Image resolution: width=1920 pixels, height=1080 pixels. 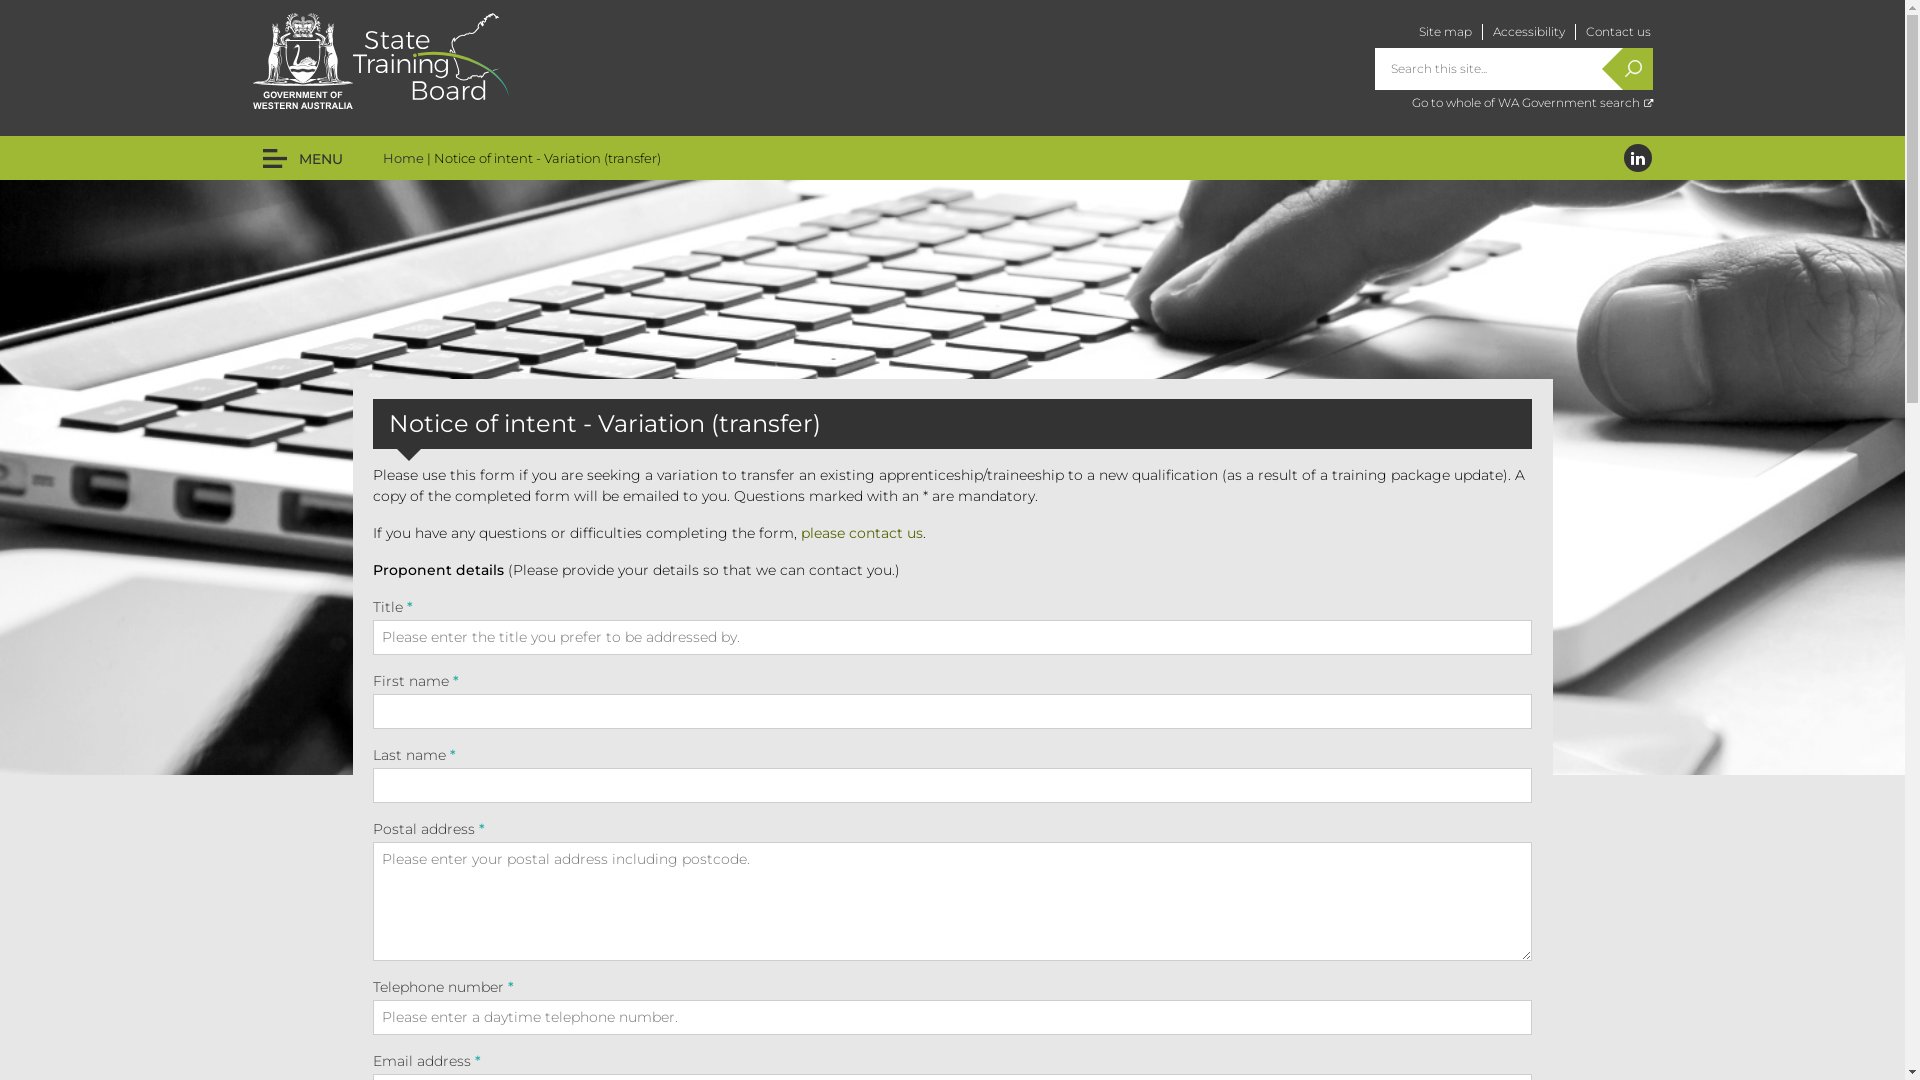 What do you see at coordinates (1622, 68) in the screenshot?
I see `'Search'` at bounding box center [1622, 68].